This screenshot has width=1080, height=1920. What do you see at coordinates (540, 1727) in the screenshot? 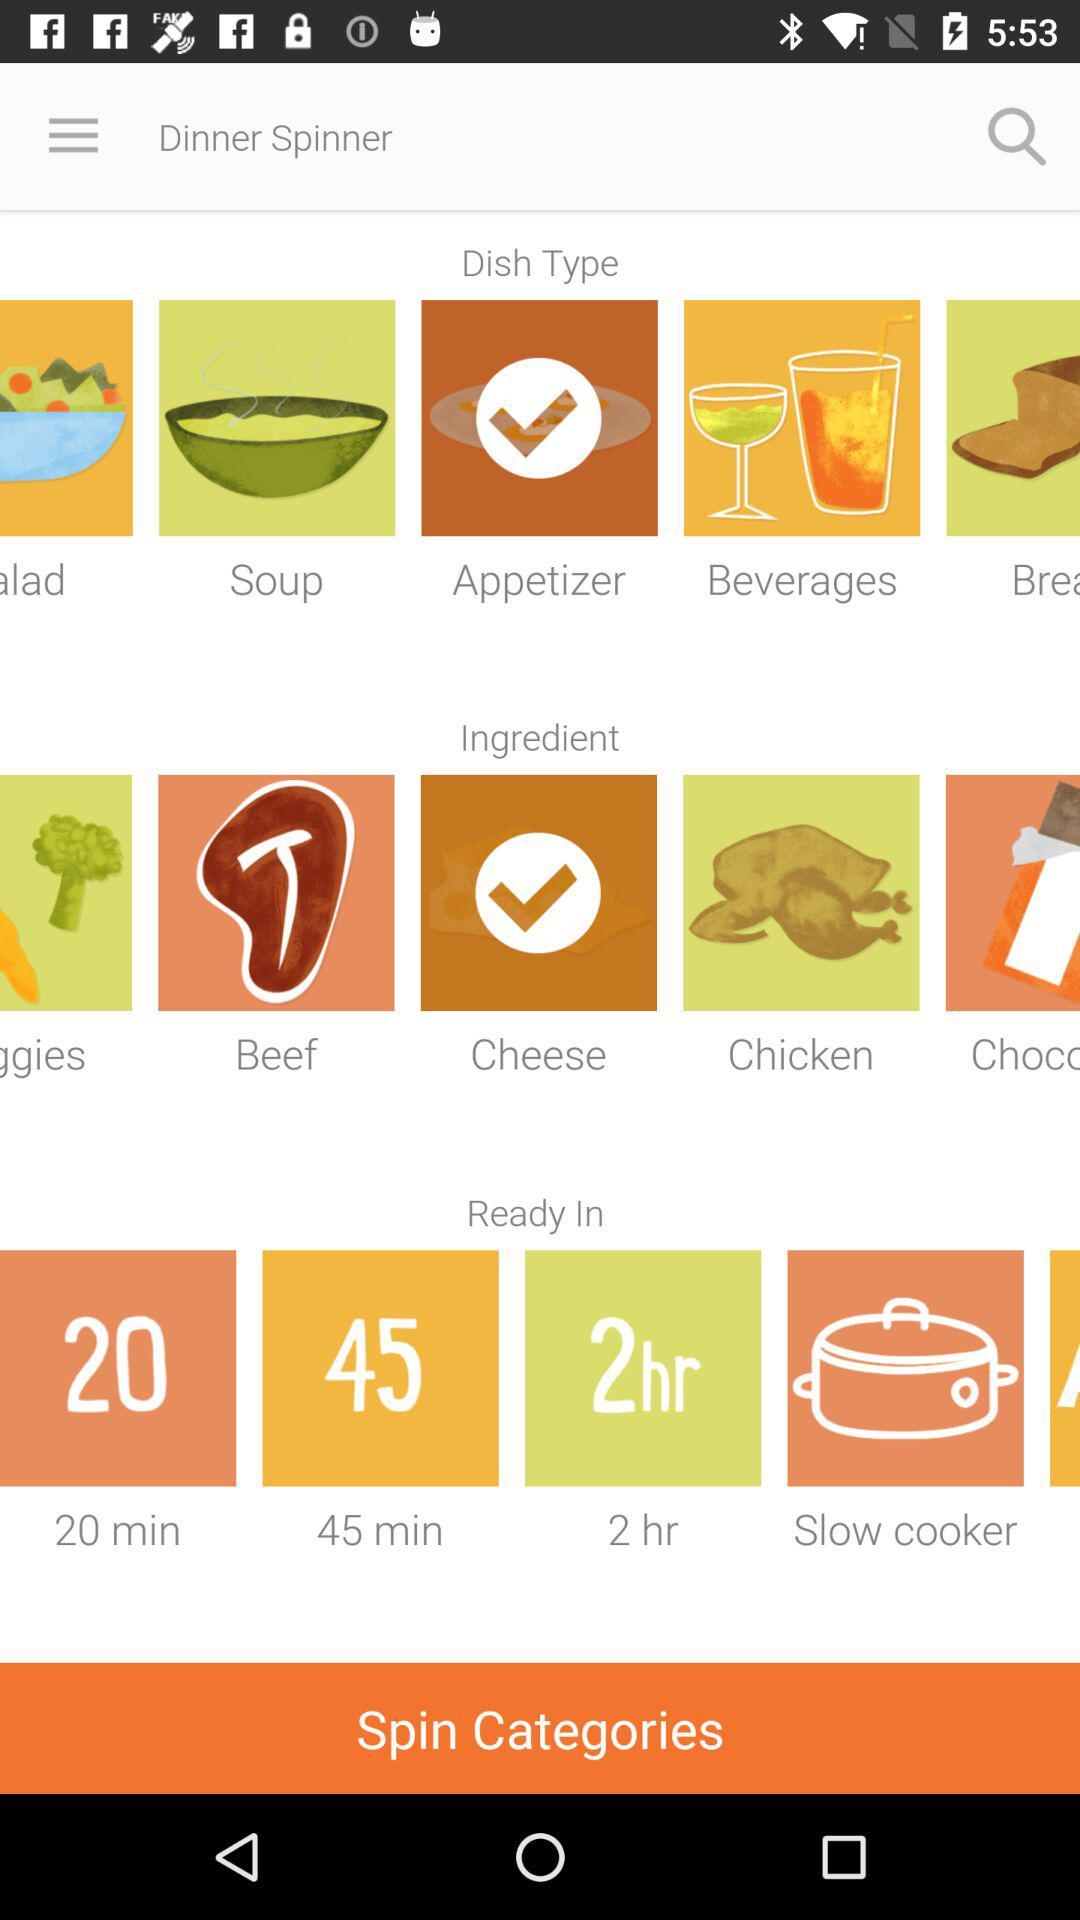
I see `item below the 20 min icon` at bounding box center [540, 1727].